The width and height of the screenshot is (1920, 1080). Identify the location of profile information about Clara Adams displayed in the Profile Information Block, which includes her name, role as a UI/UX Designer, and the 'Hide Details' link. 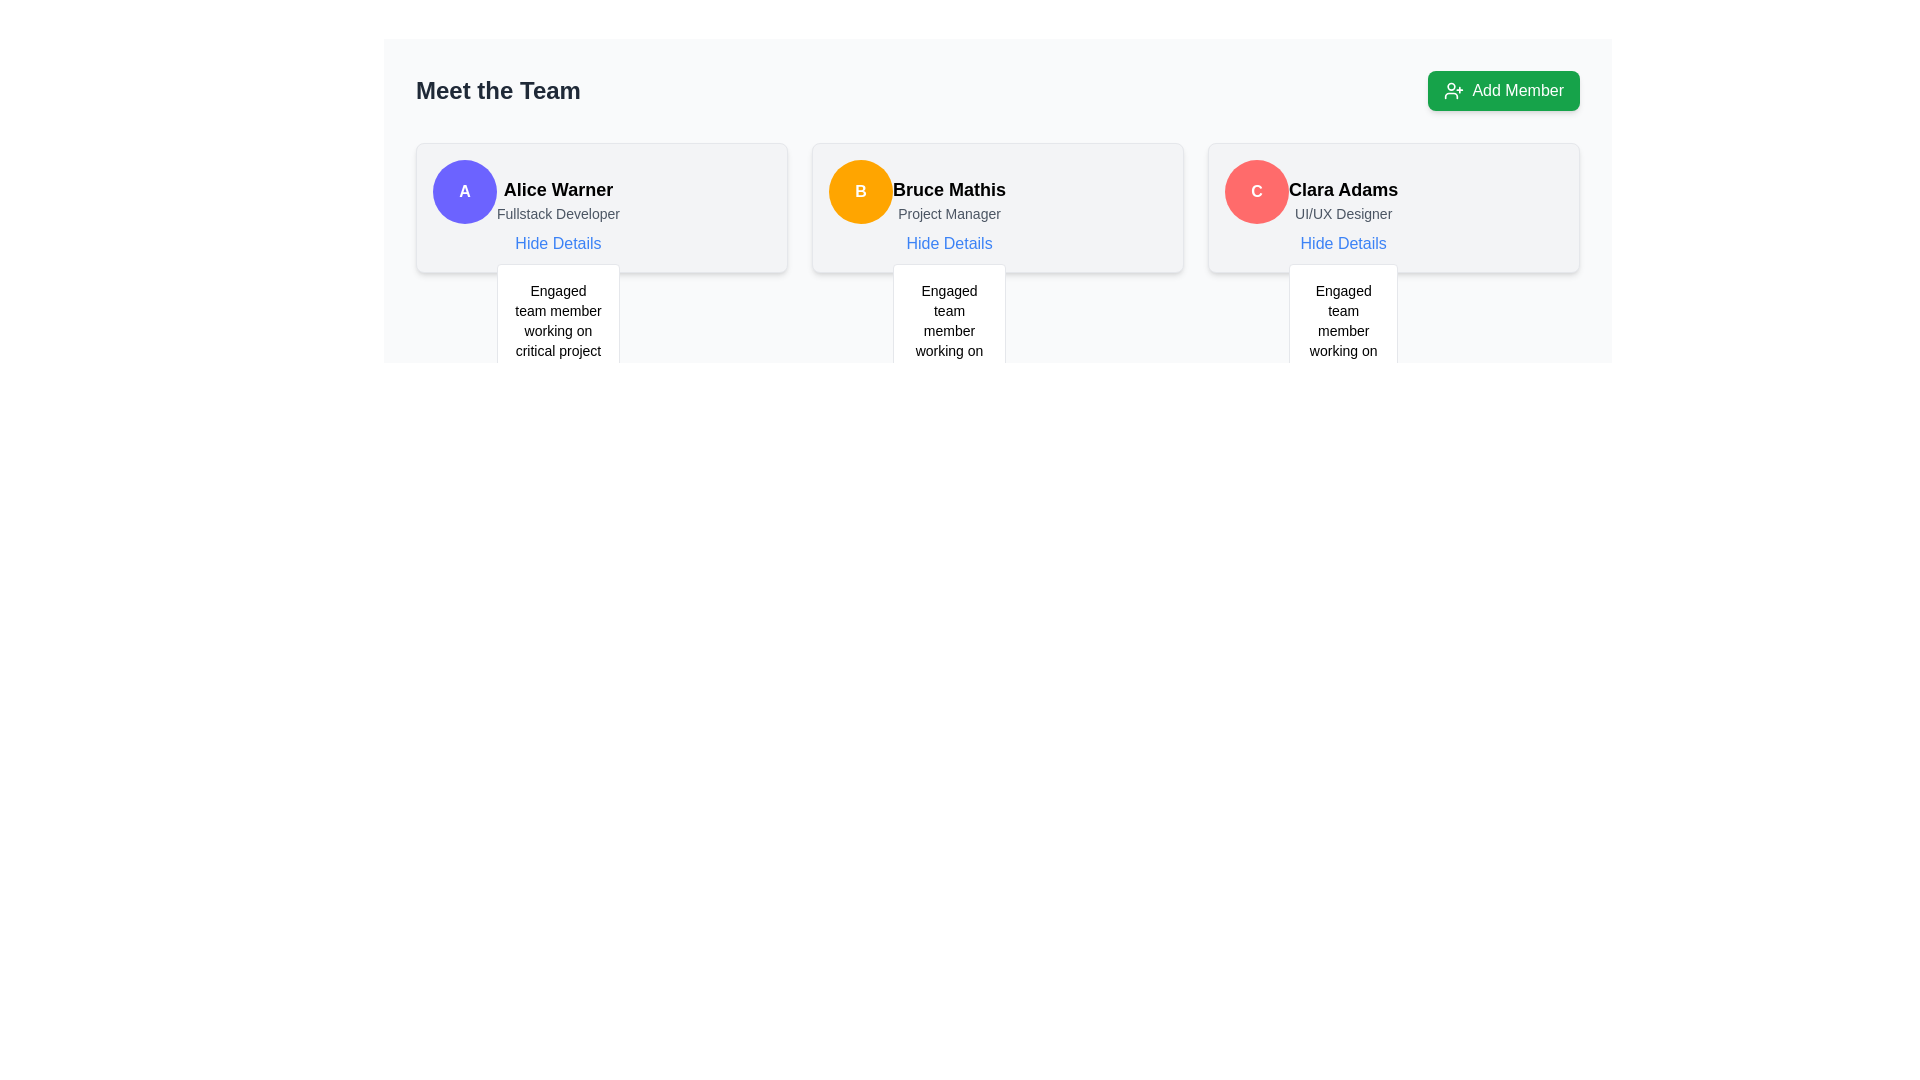
(1343, 216).